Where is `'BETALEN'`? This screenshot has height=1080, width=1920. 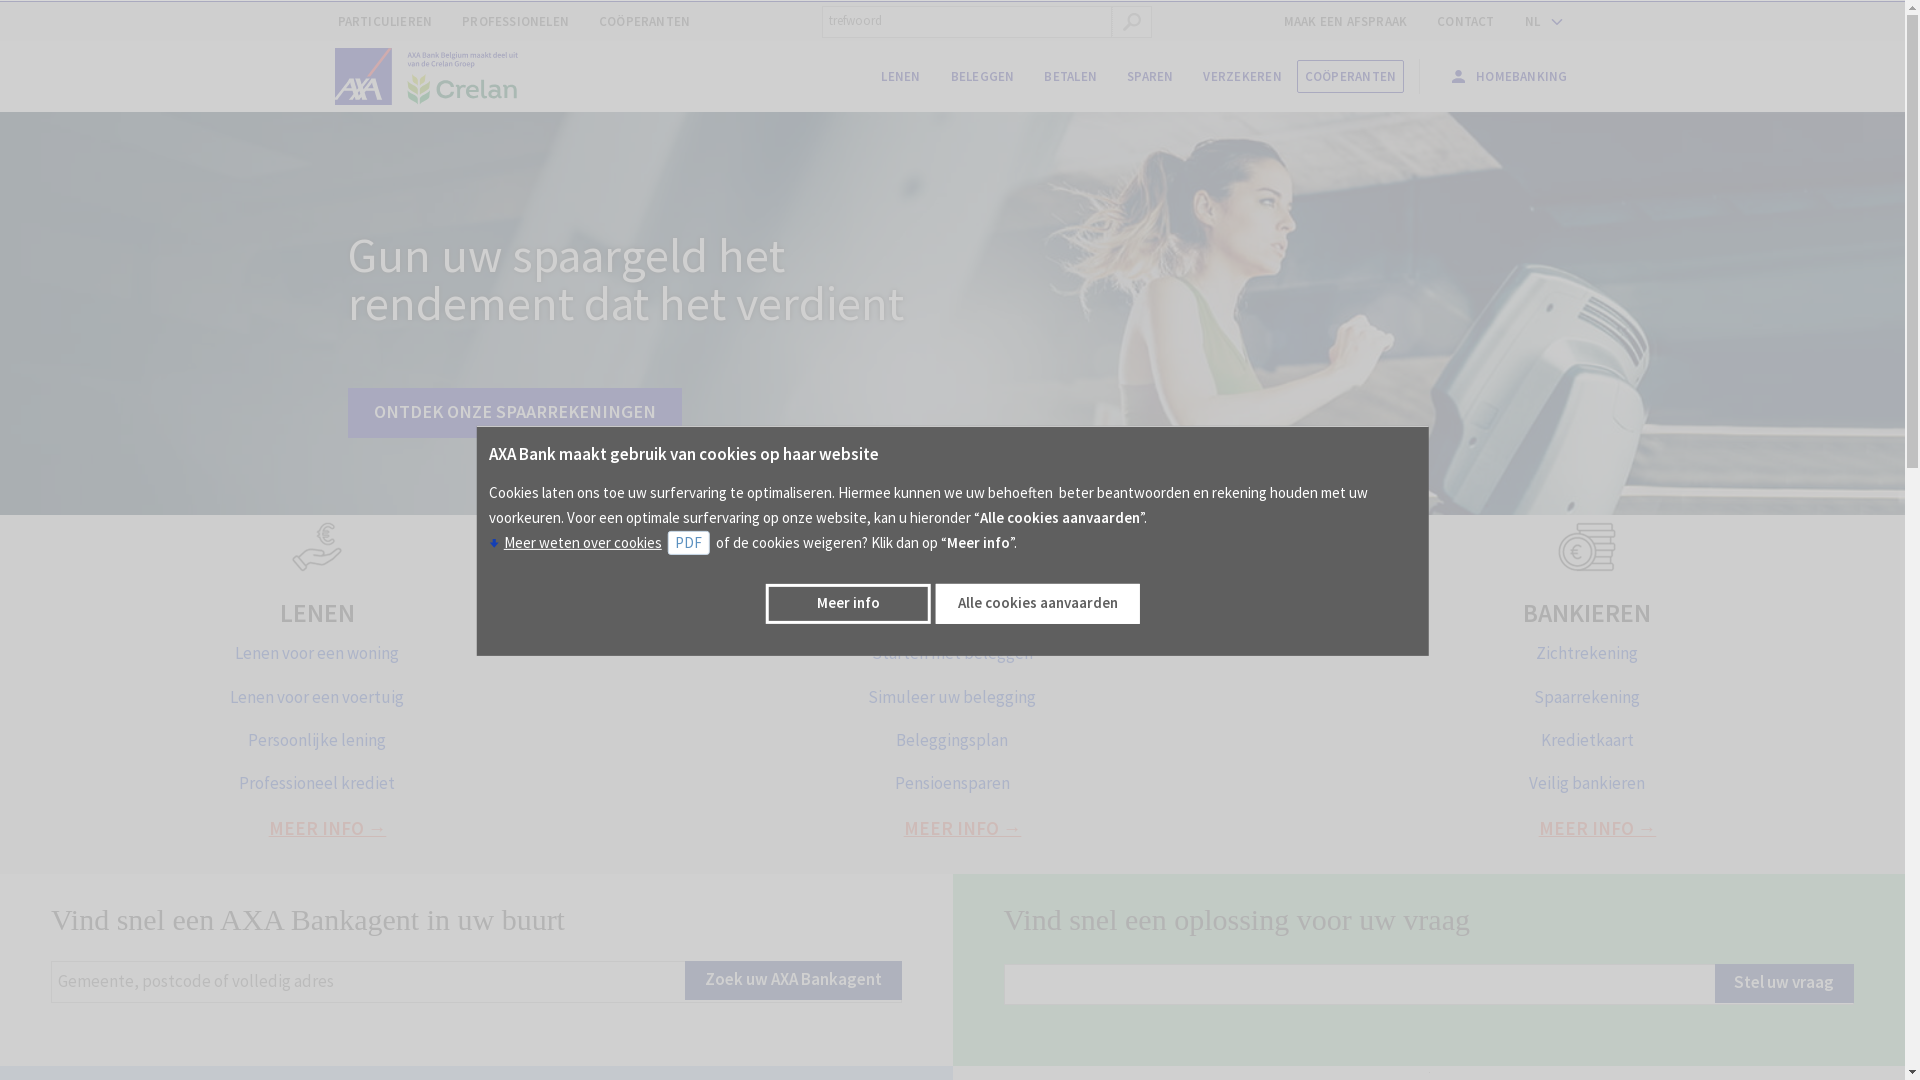
'BETALEN' is located at coordinates (1069, 76).